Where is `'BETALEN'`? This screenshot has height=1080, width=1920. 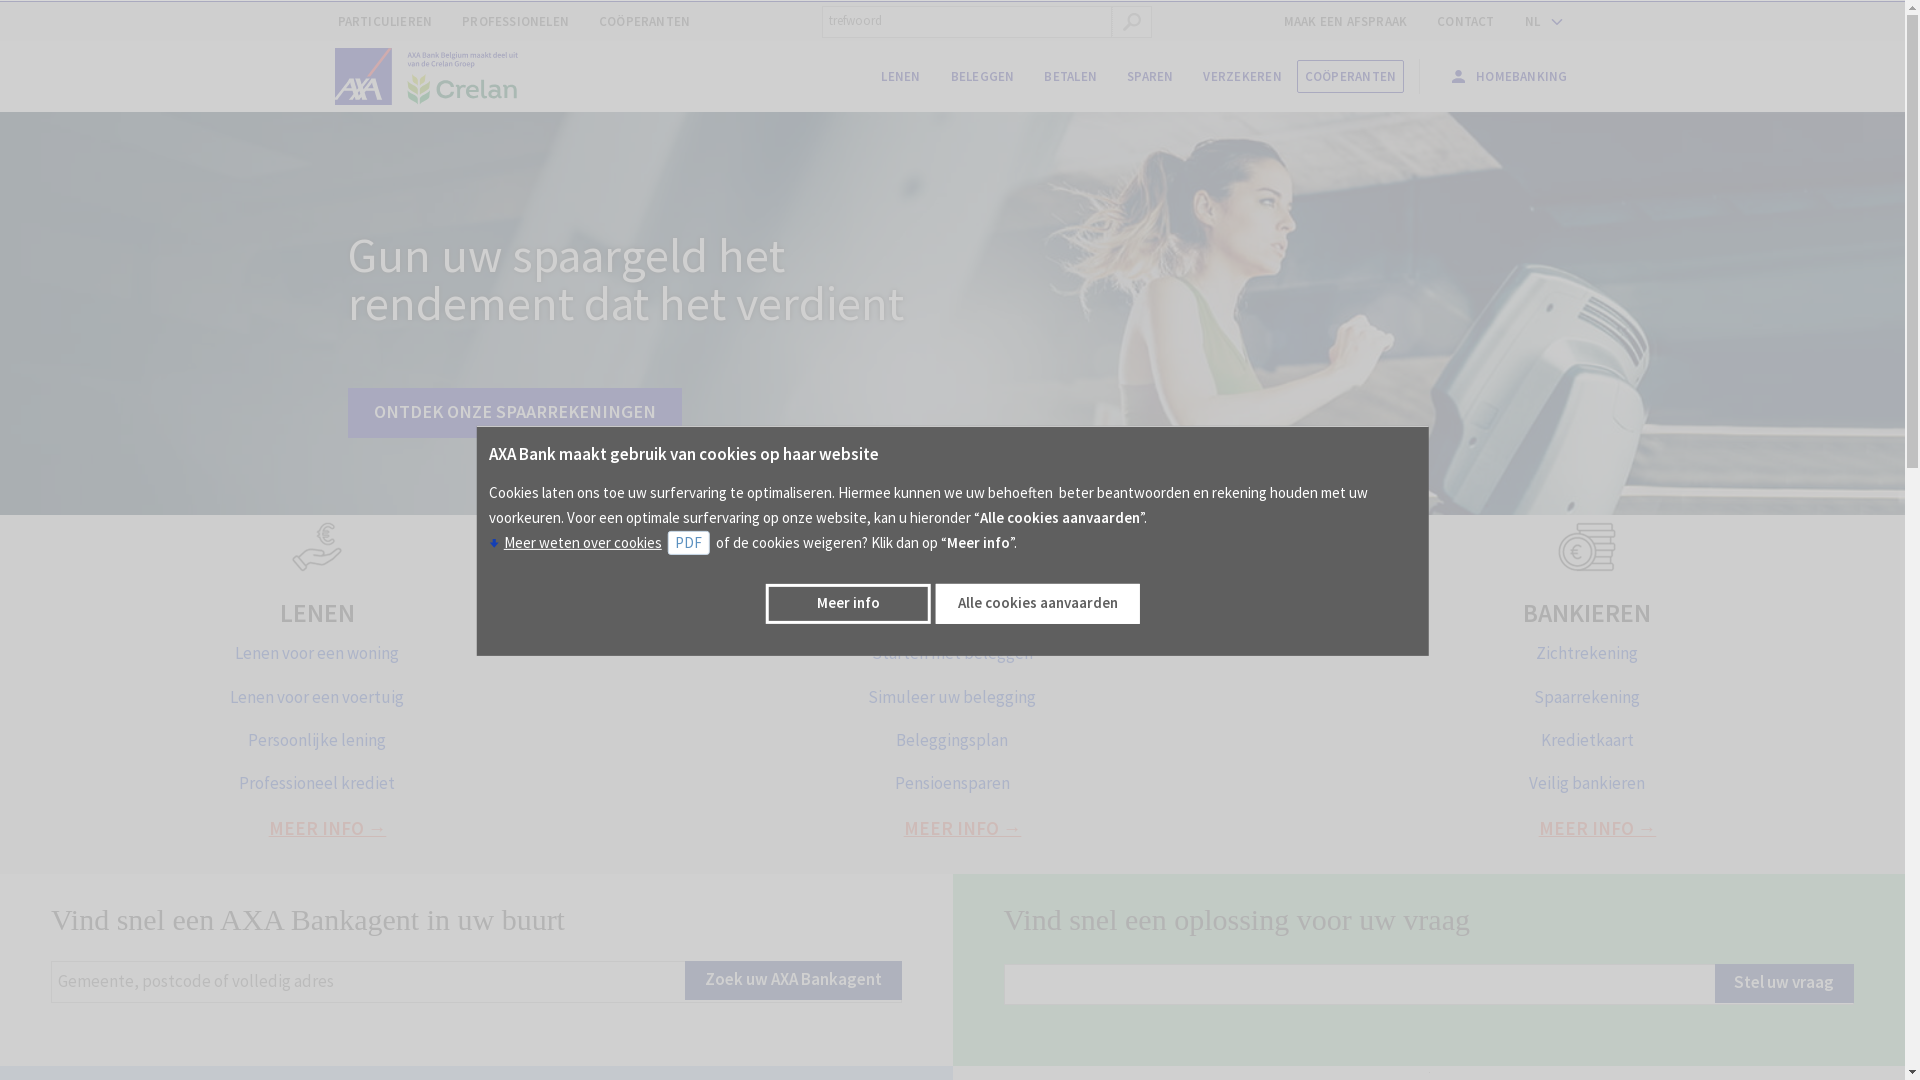
'BETALEN' is located at coordinates (1069, 76).